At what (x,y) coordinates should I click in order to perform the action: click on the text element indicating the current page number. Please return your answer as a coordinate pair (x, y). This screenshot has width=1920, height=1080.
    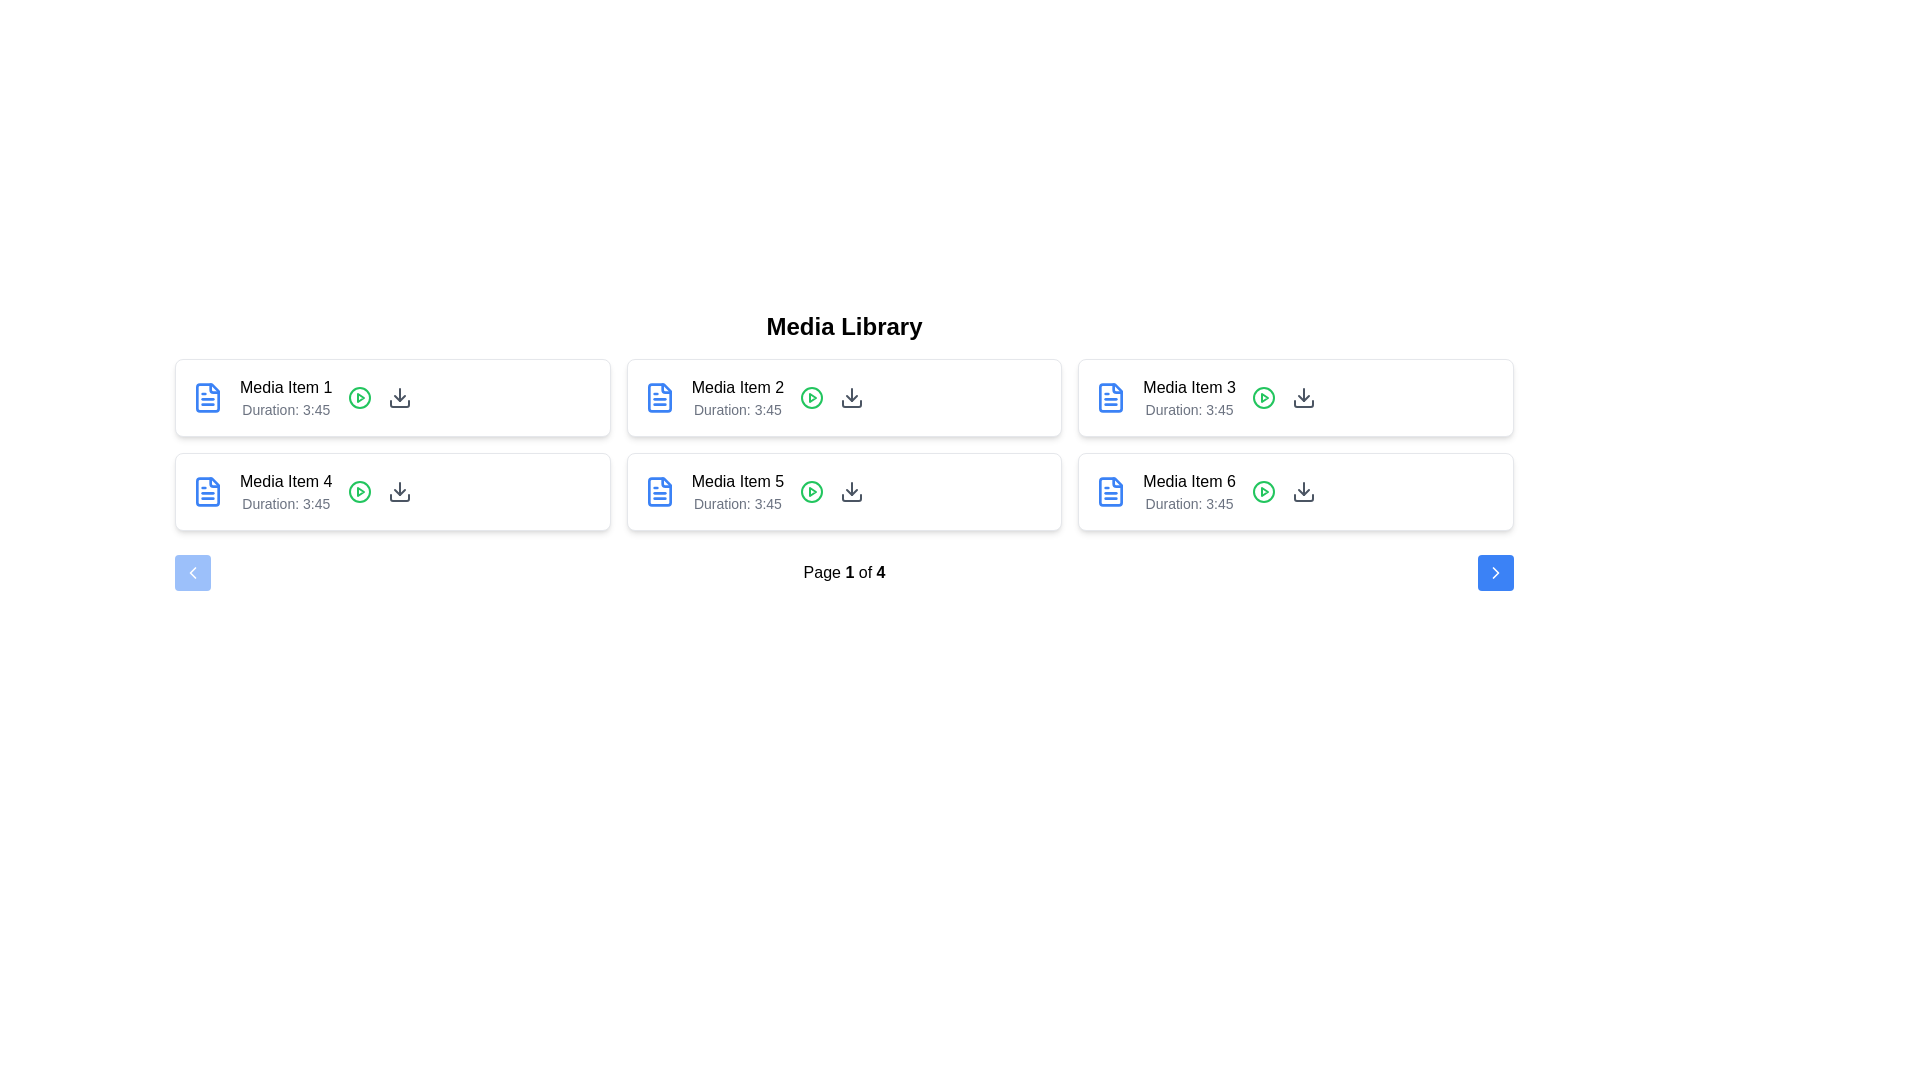
    Looking at the image, I should click on (849, 572).